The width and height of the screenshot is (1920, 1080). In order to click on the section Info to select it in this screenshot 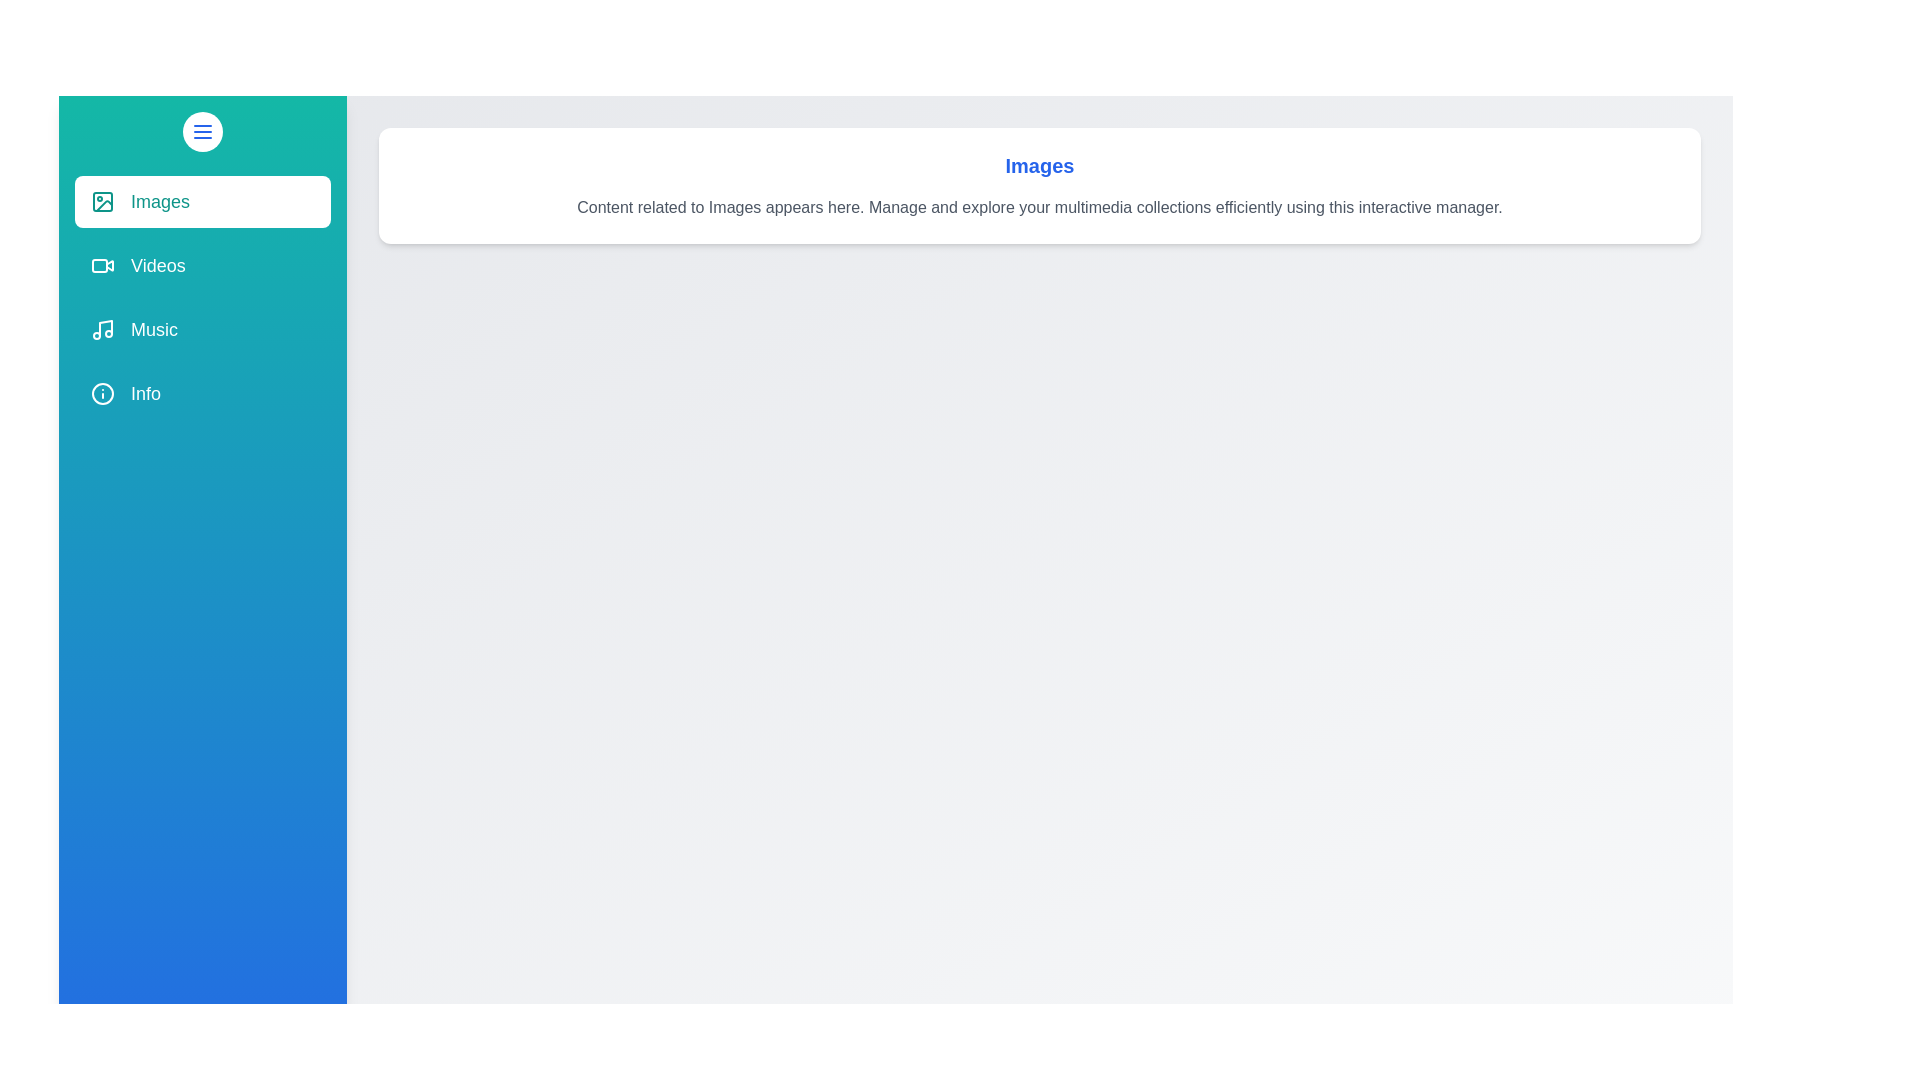, I will do `click(202, 393)`.